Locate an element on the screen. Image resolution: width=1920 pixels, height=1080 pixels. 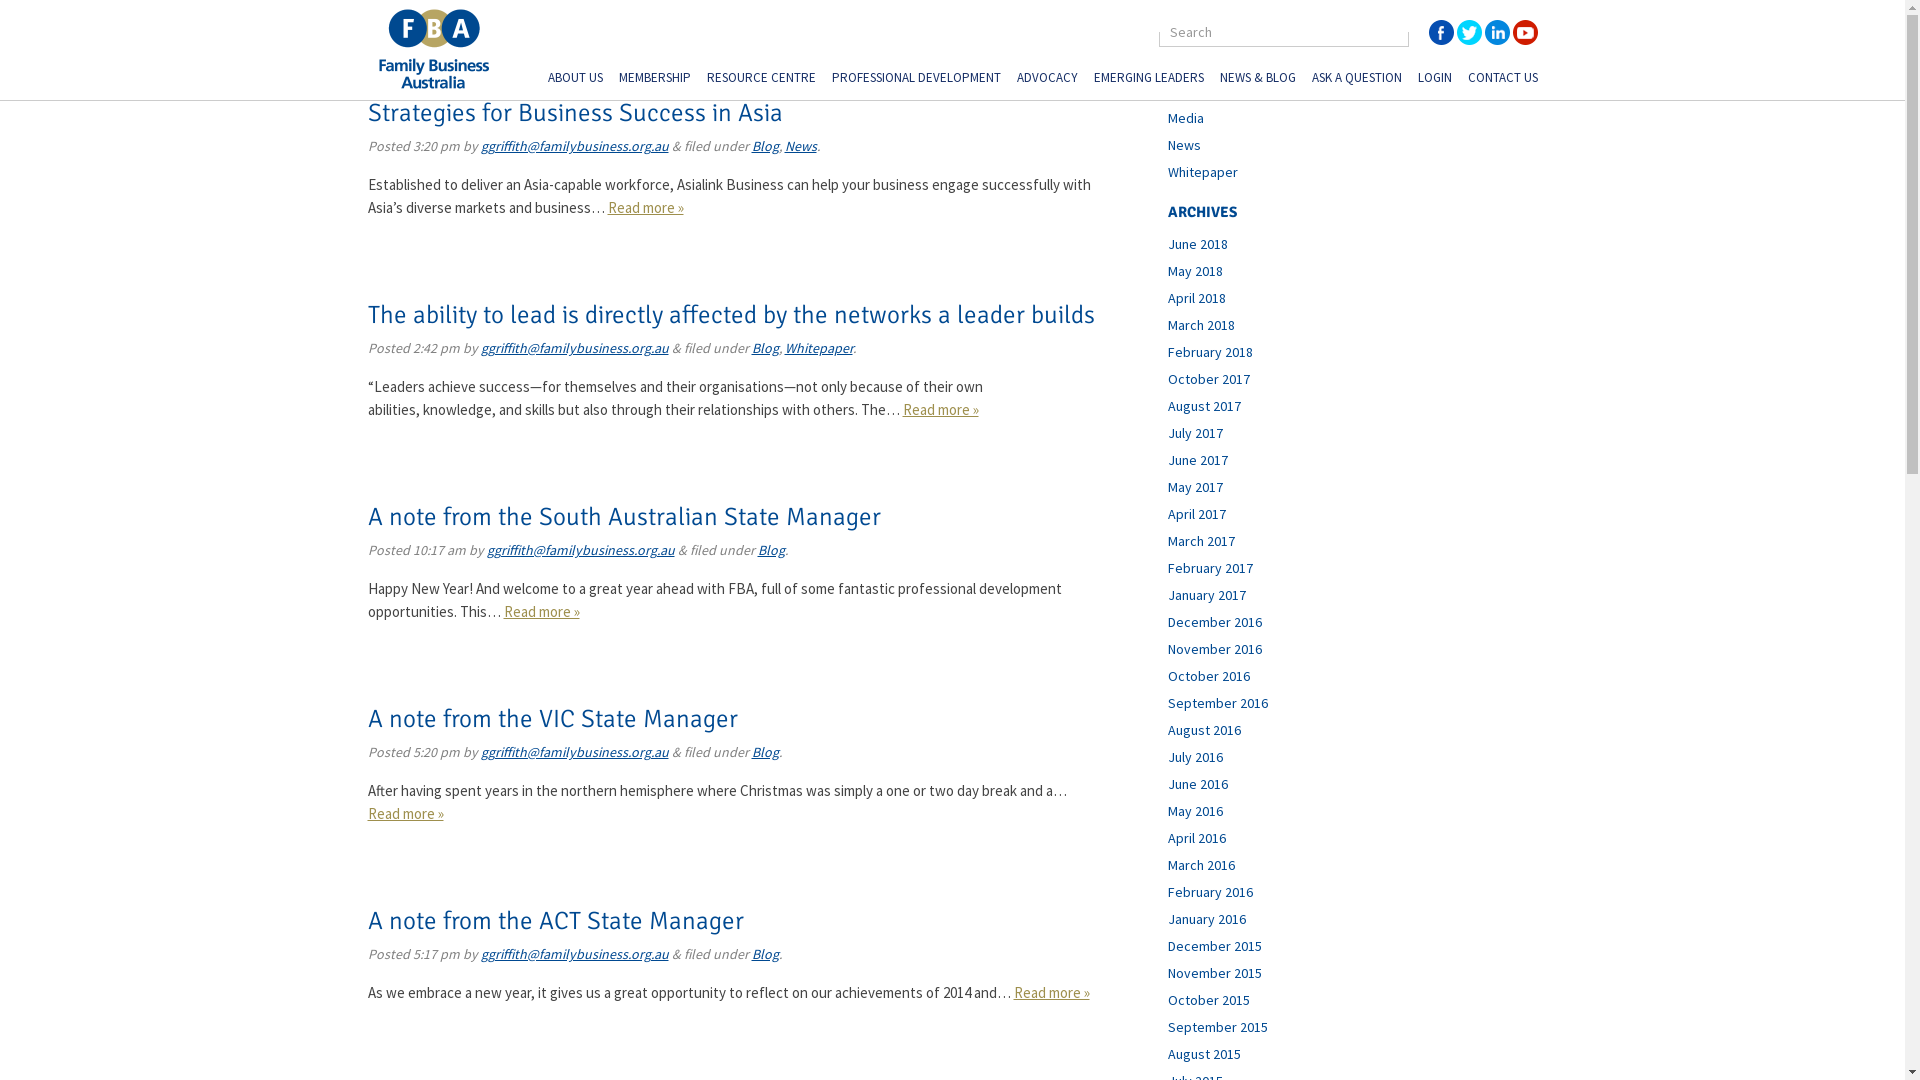
'March 2017' is located at coordinates (1200, 540).